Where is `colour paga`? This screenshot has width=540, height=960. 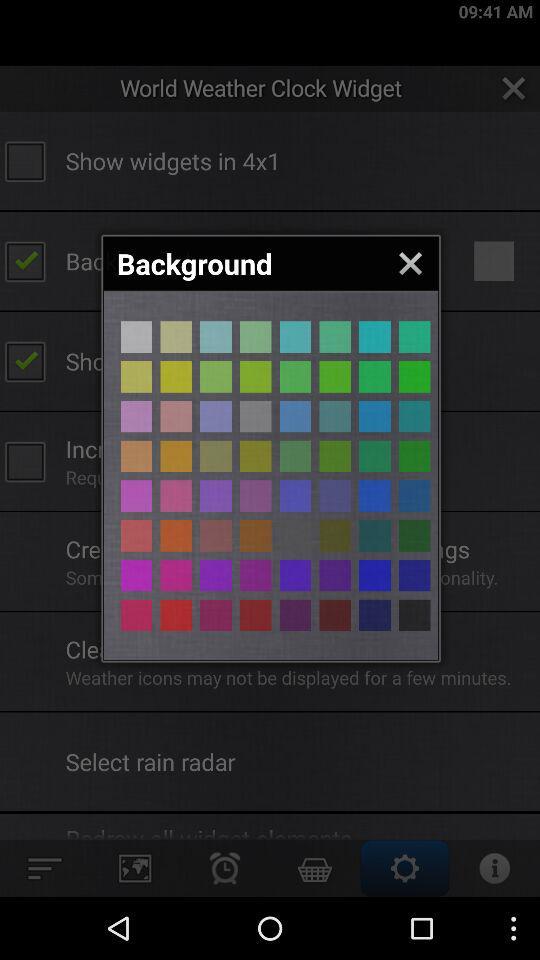
colour paga is located at coordinates (335, 456).